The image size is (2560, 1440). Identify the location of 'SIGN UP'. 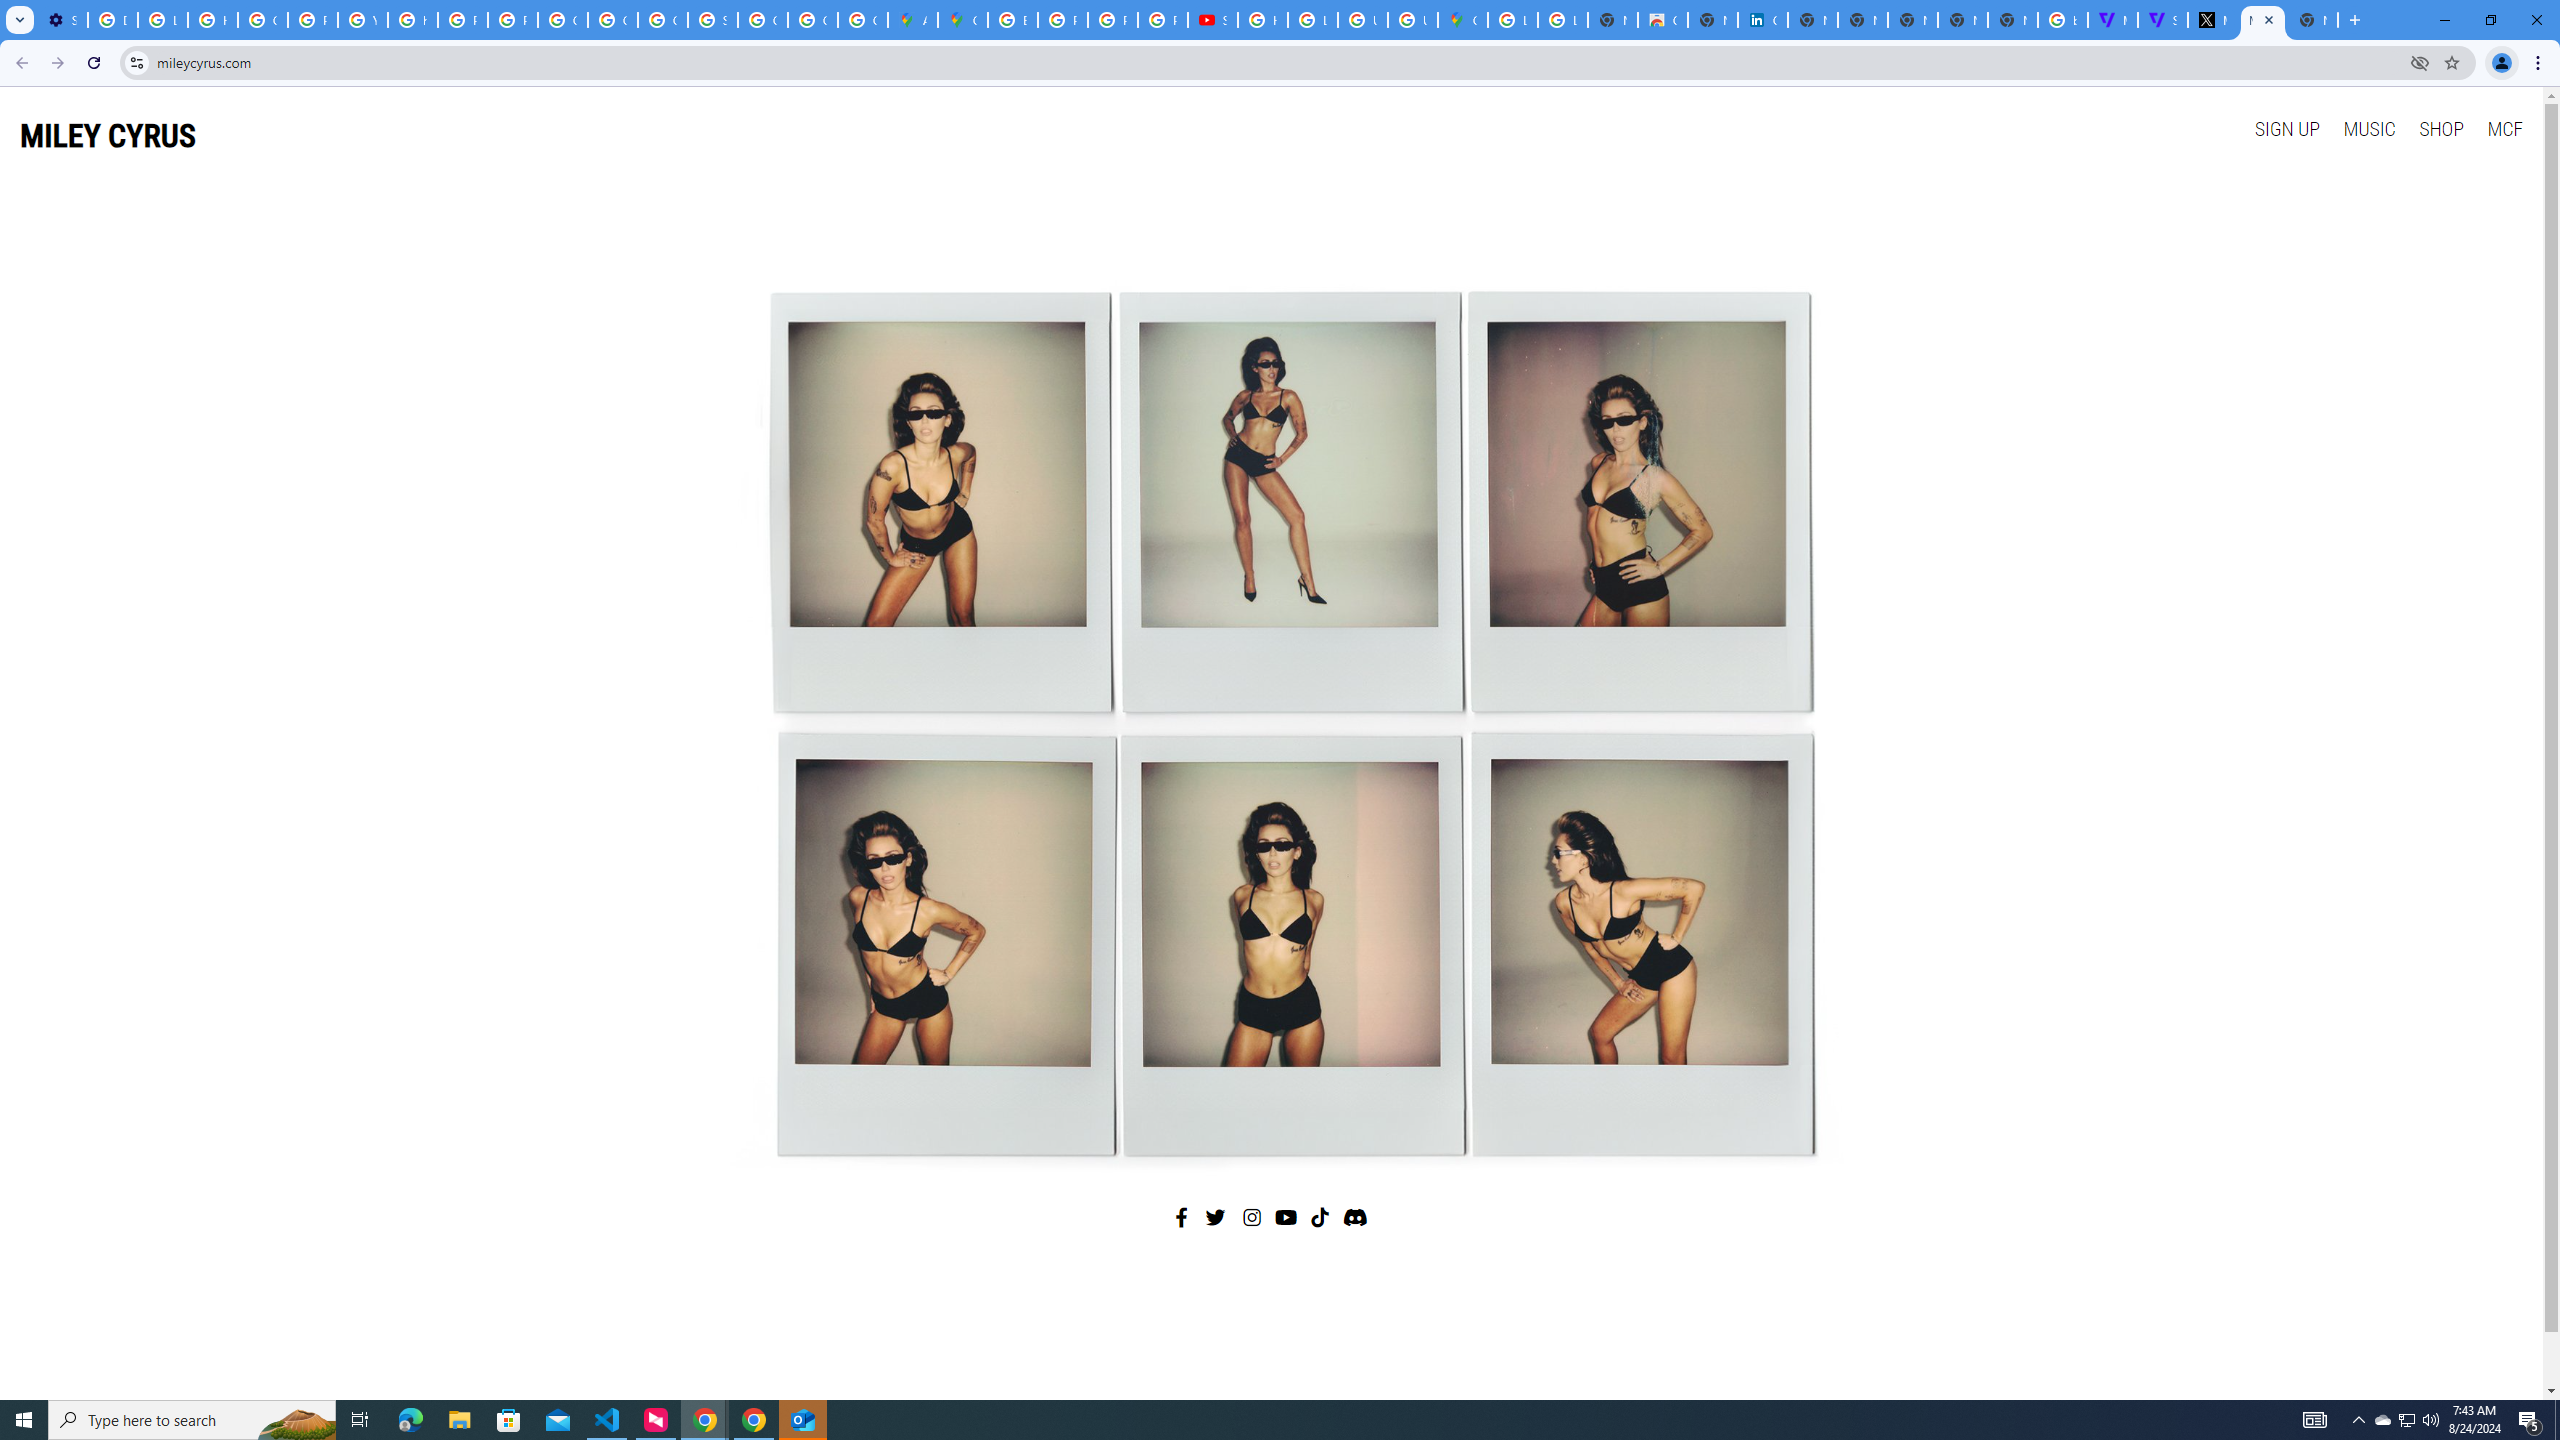
(2286, 127).